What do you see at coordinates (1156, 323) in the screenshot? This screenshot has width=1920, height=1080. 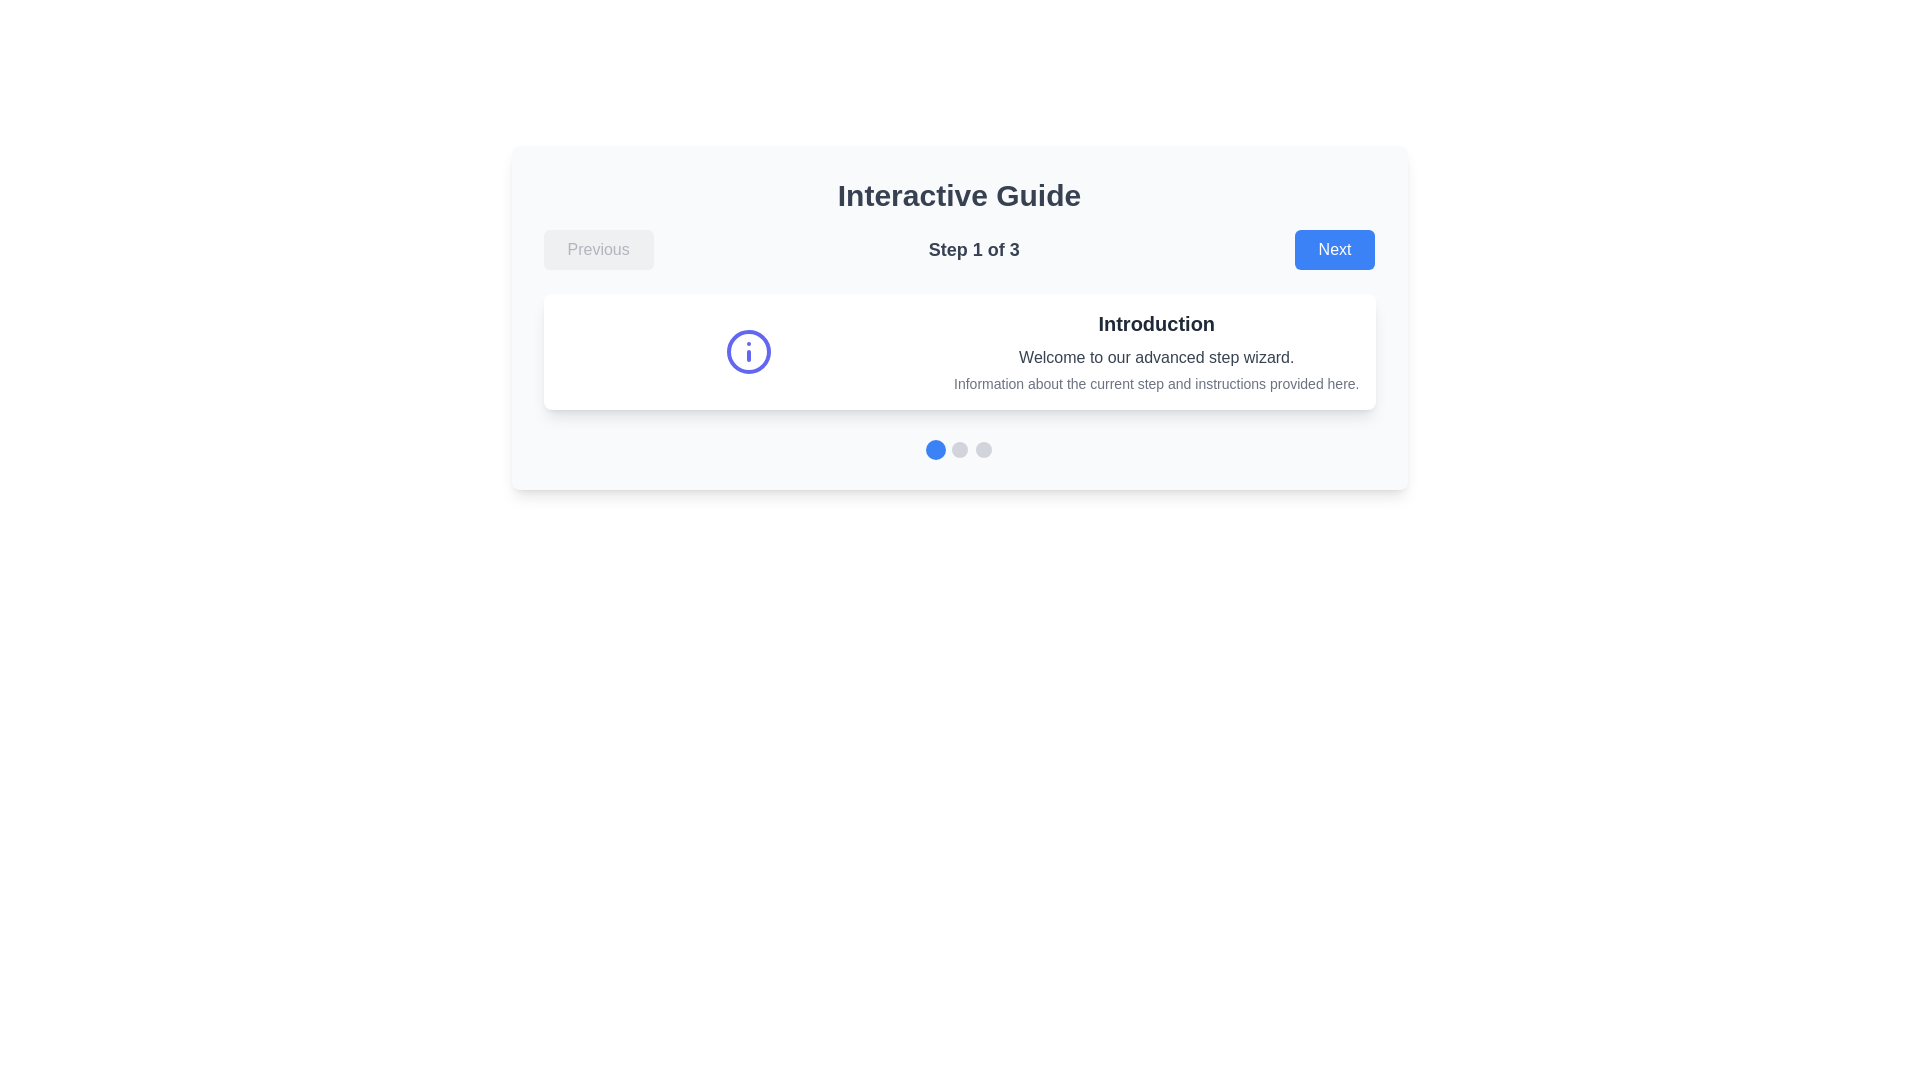 I see `the 'Introduction' text label, which is styled in a bold font and is prominently displayed above other text elements in the main content area` at bounding box center [1156, 323].